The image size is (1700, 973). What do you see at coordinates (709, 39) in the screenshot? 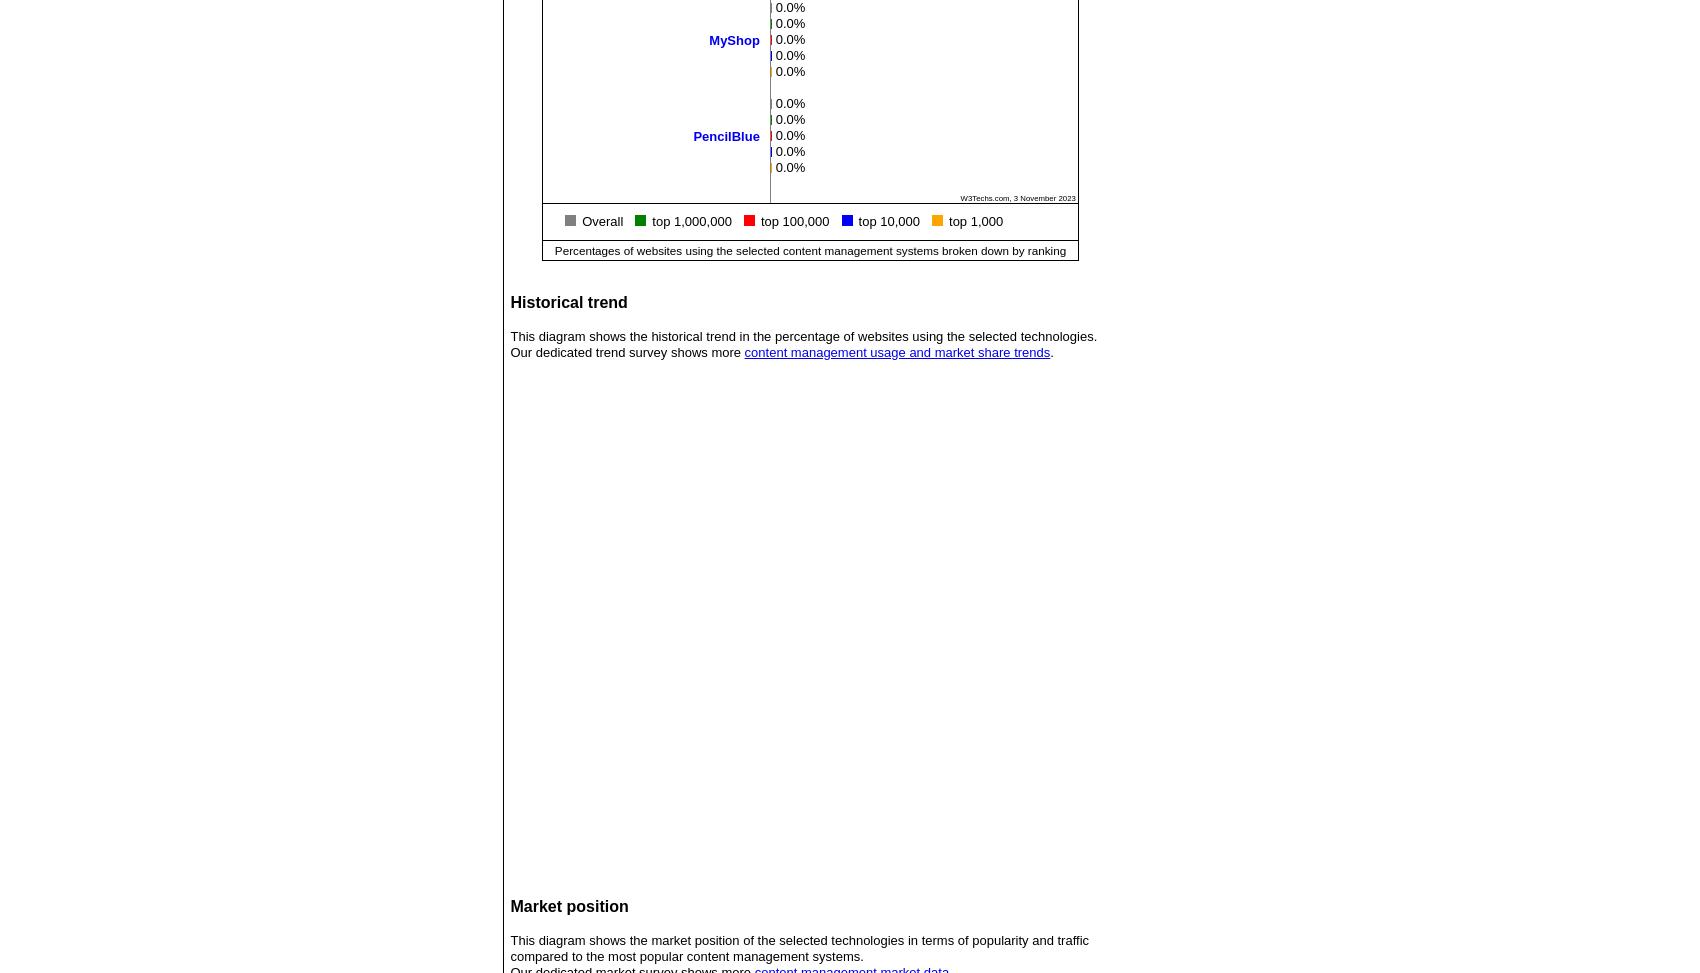
I see `'MyShop'` at bounding box center [709, 39].